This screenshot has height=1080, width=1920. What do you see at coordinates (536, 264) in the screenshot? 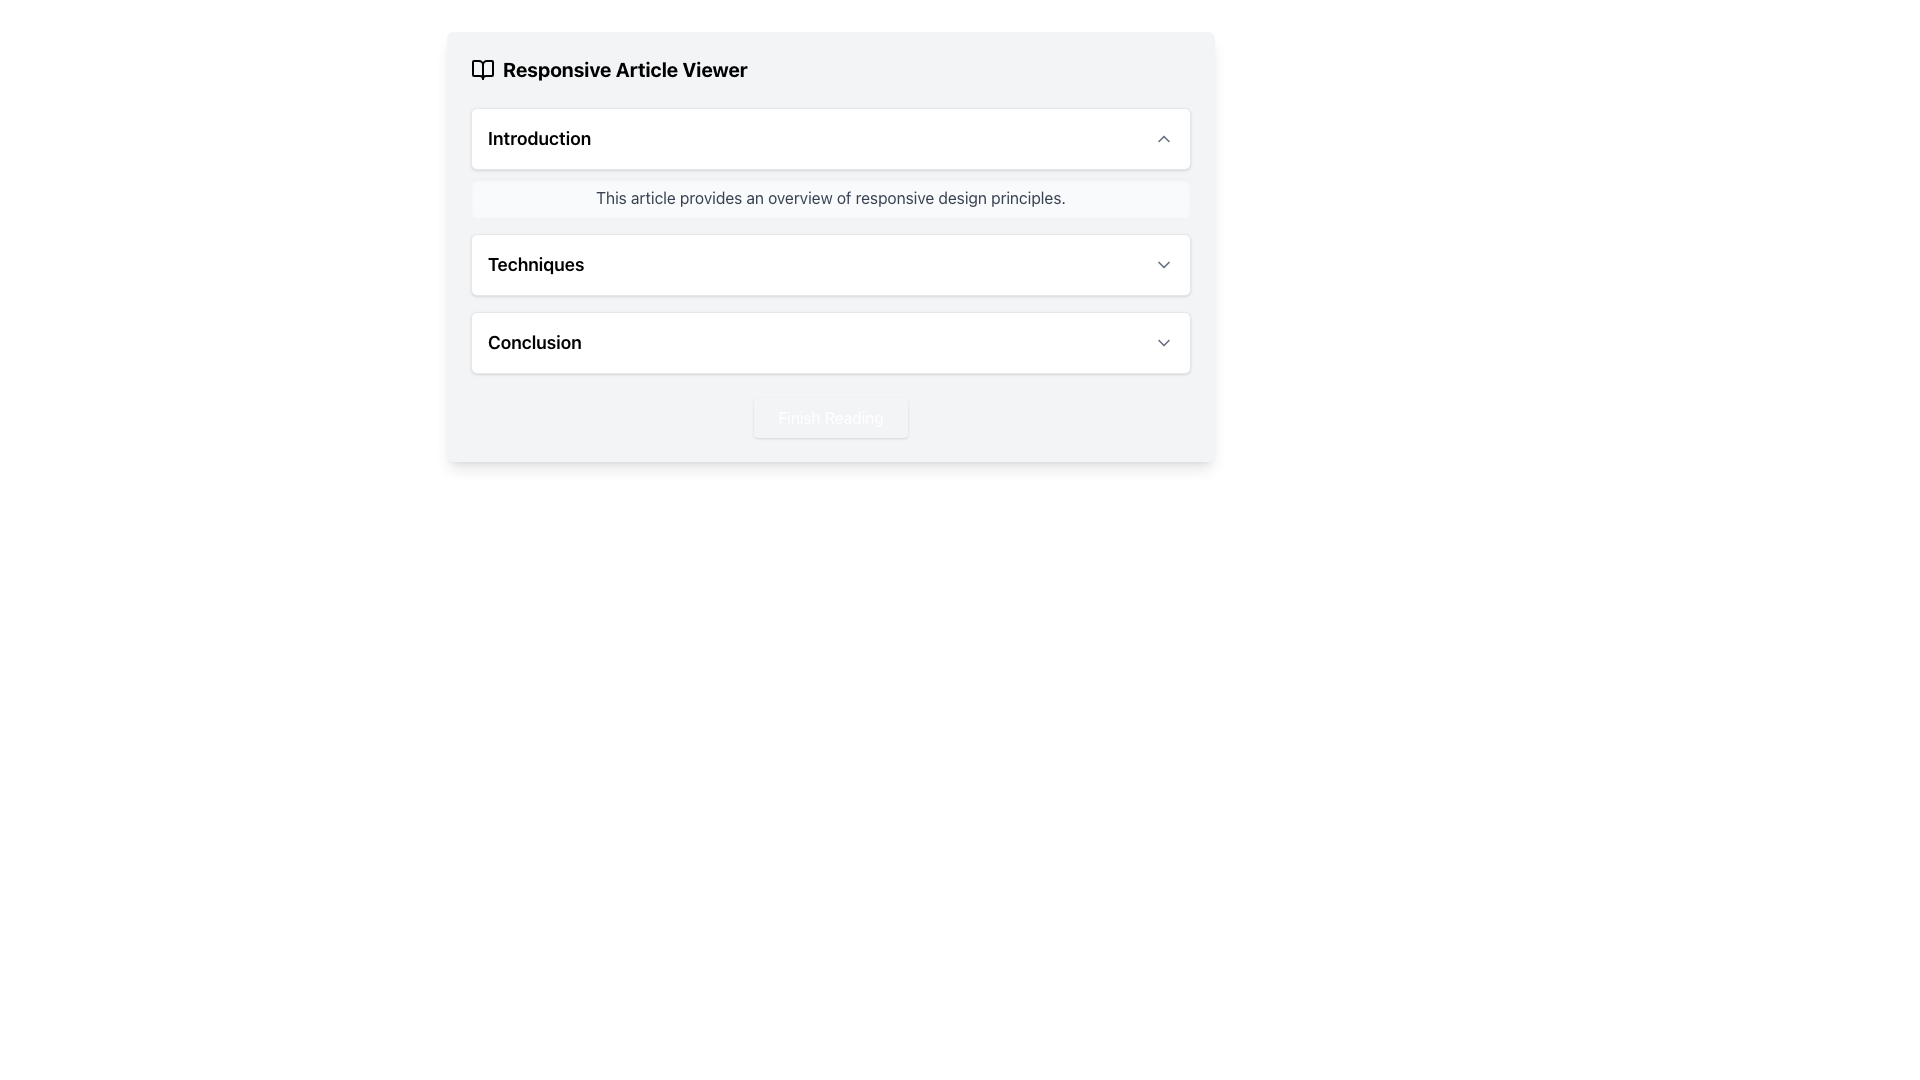
I see `text label 'Techniques' which is displayed in a large and bold format within a collapsible panel, located on the left side adjacent to a chevron icon` at bounding box center [536, 264].